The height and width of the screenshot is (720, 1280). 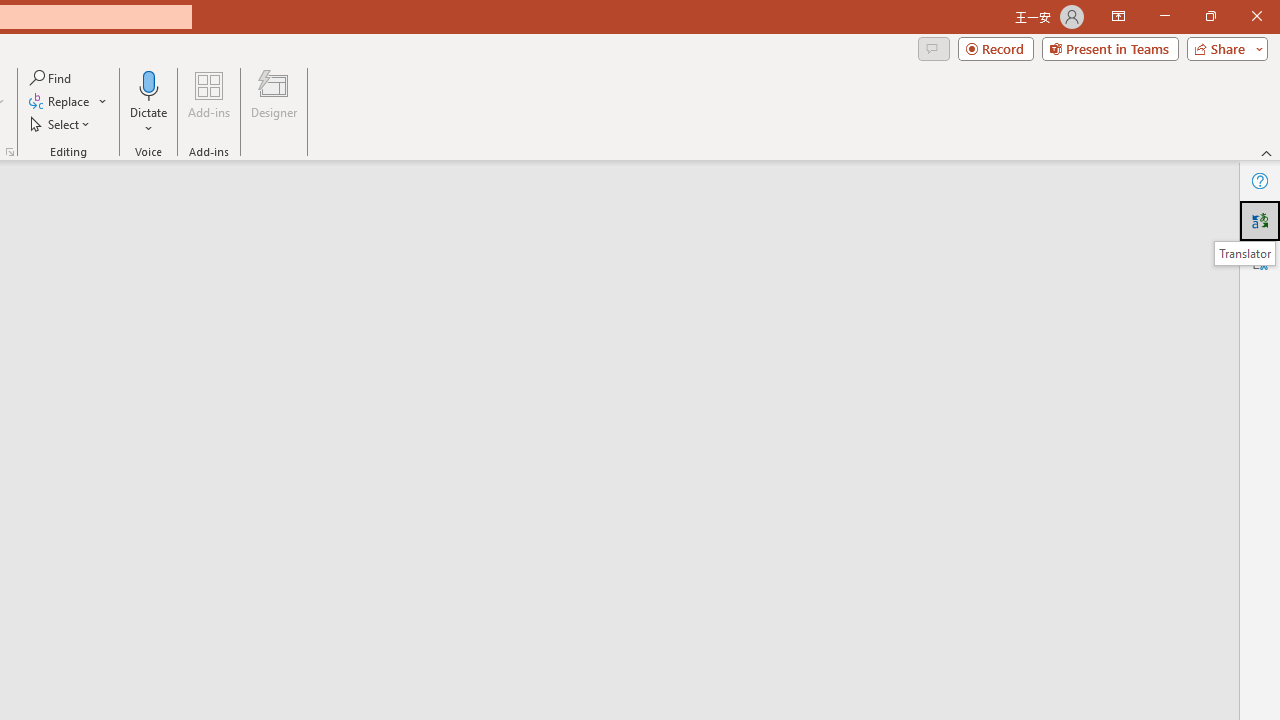 What do you see at coordinates (148, 103) in the screenshot?
I see `'Dictate'` at bounding box center [148, 103].